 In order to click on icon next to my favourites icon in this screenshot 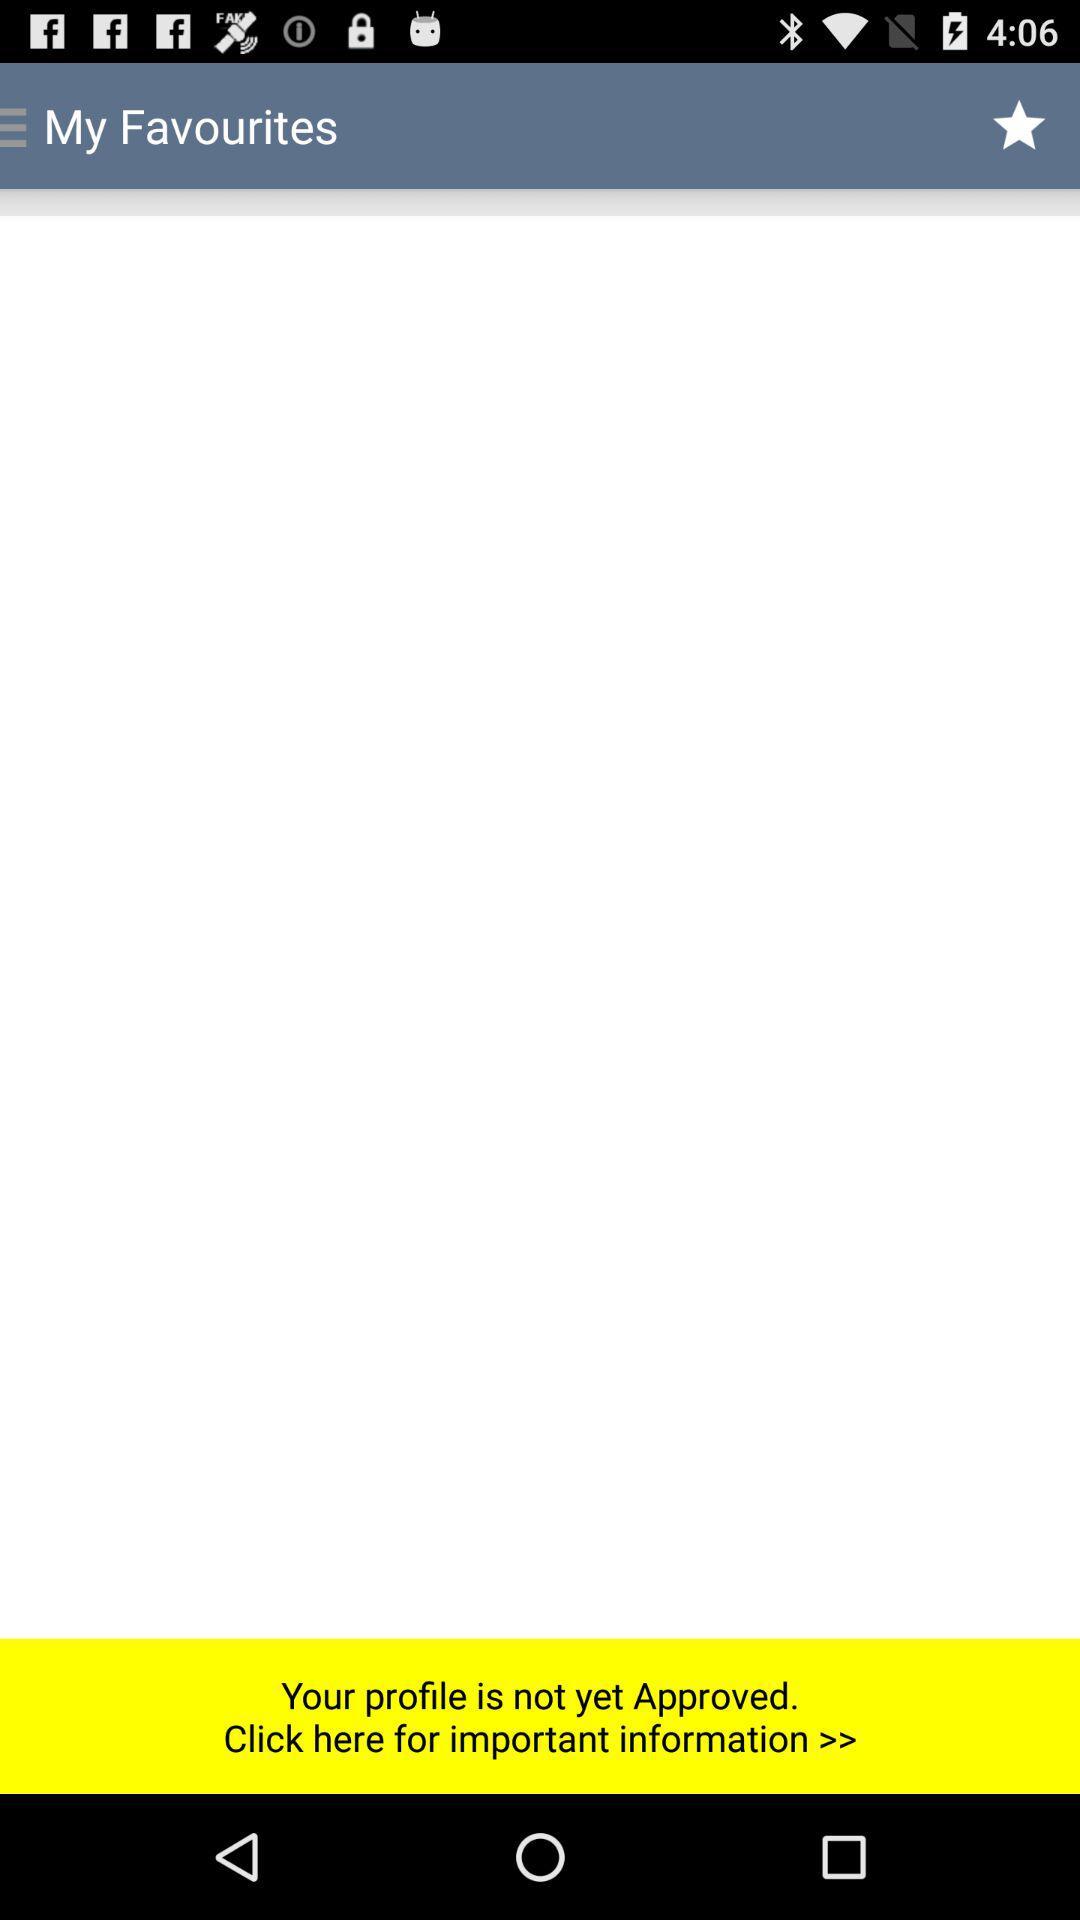, I will do `click(1019, 124)`.